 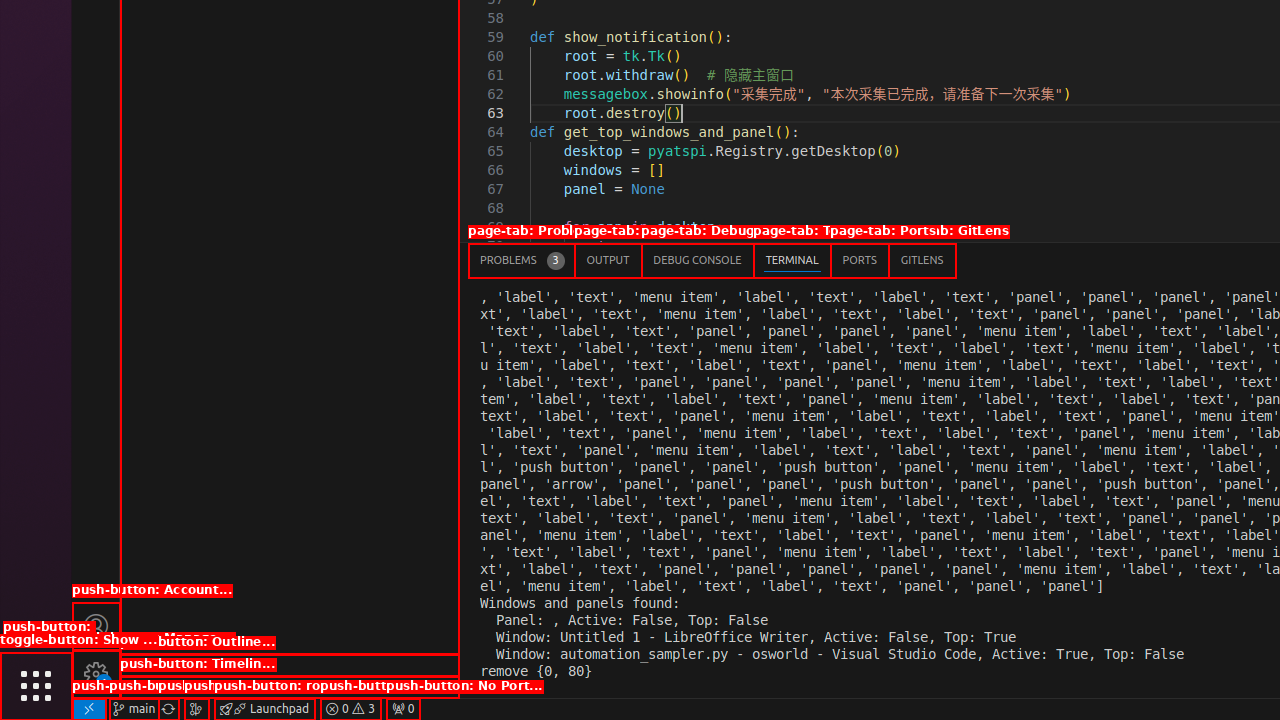 I want to click on 'GitLens', so click(x=920, y=259).